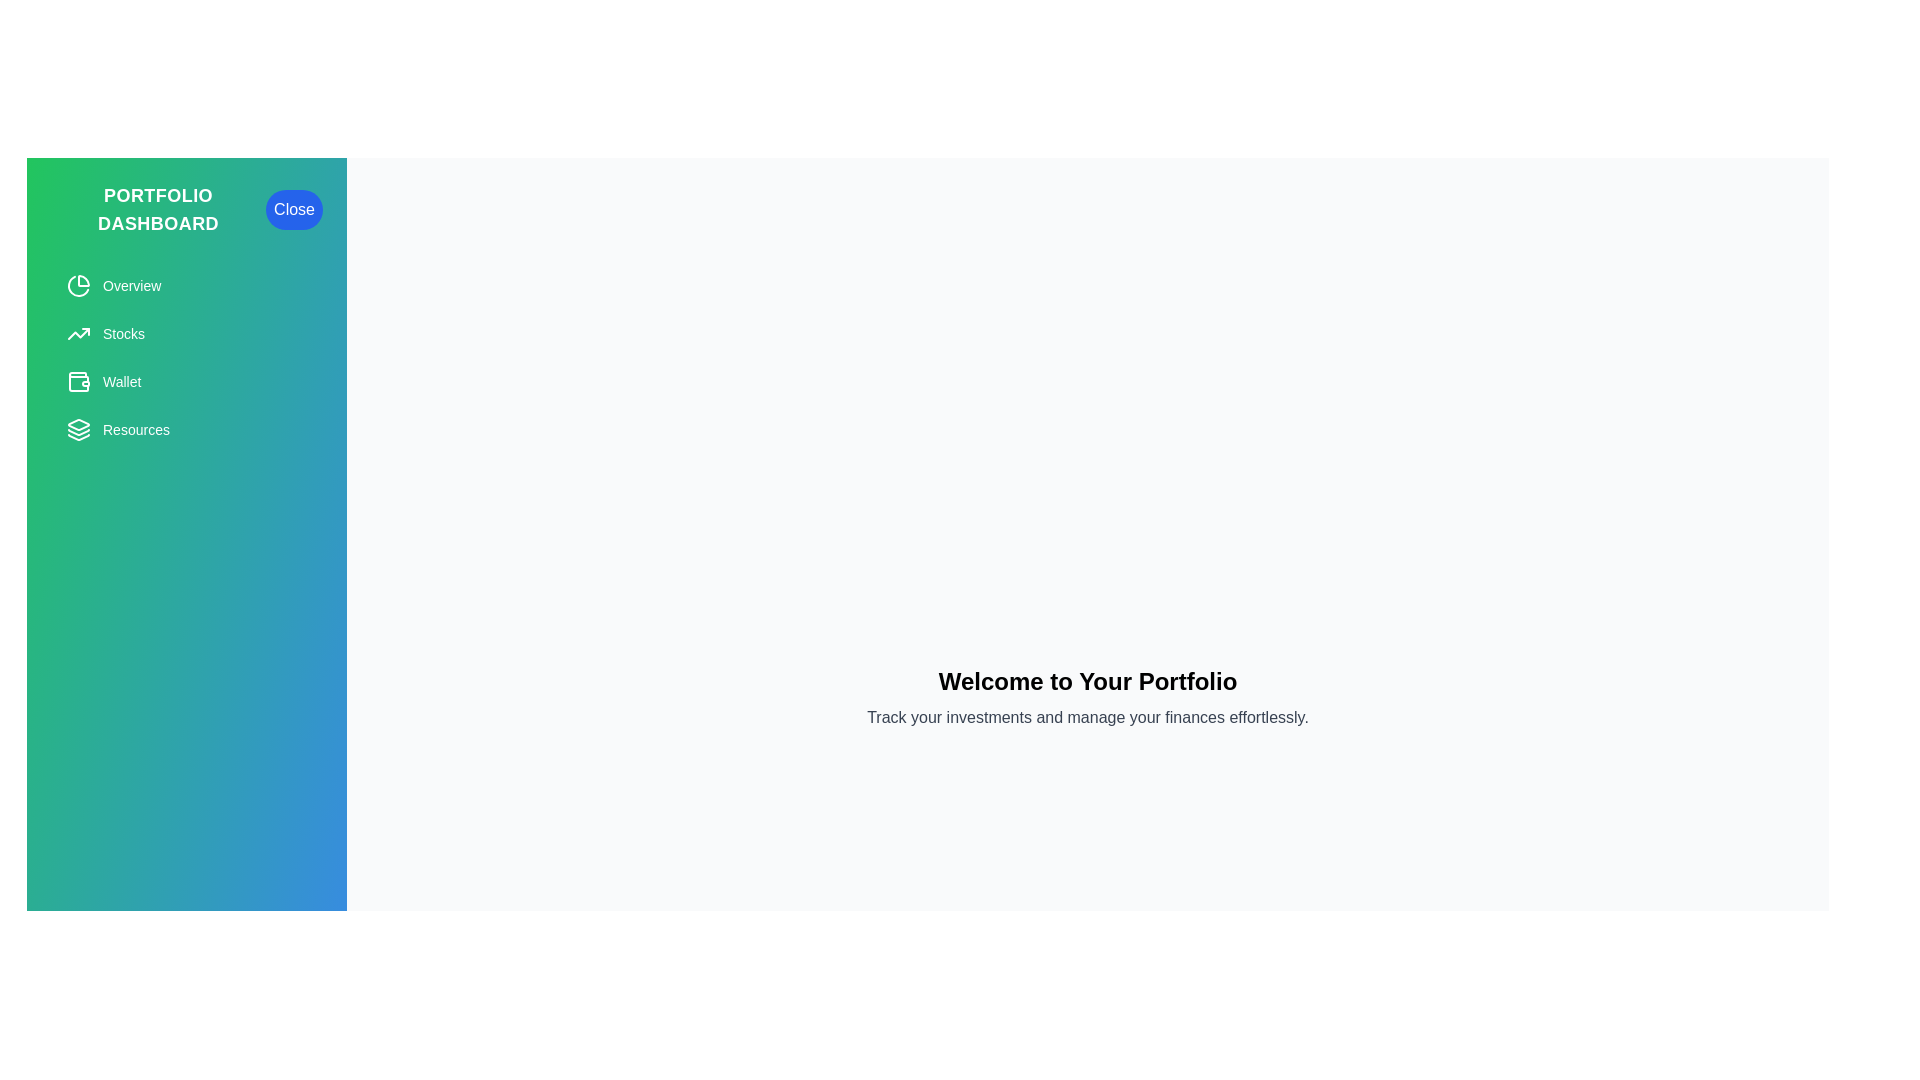 The height and width of the screenshot is (1080, 1920). Describe the element at coordinates (292, 209) in the screenshot. I see `the 'Close' button to toggle the drawer visibility` at that location.